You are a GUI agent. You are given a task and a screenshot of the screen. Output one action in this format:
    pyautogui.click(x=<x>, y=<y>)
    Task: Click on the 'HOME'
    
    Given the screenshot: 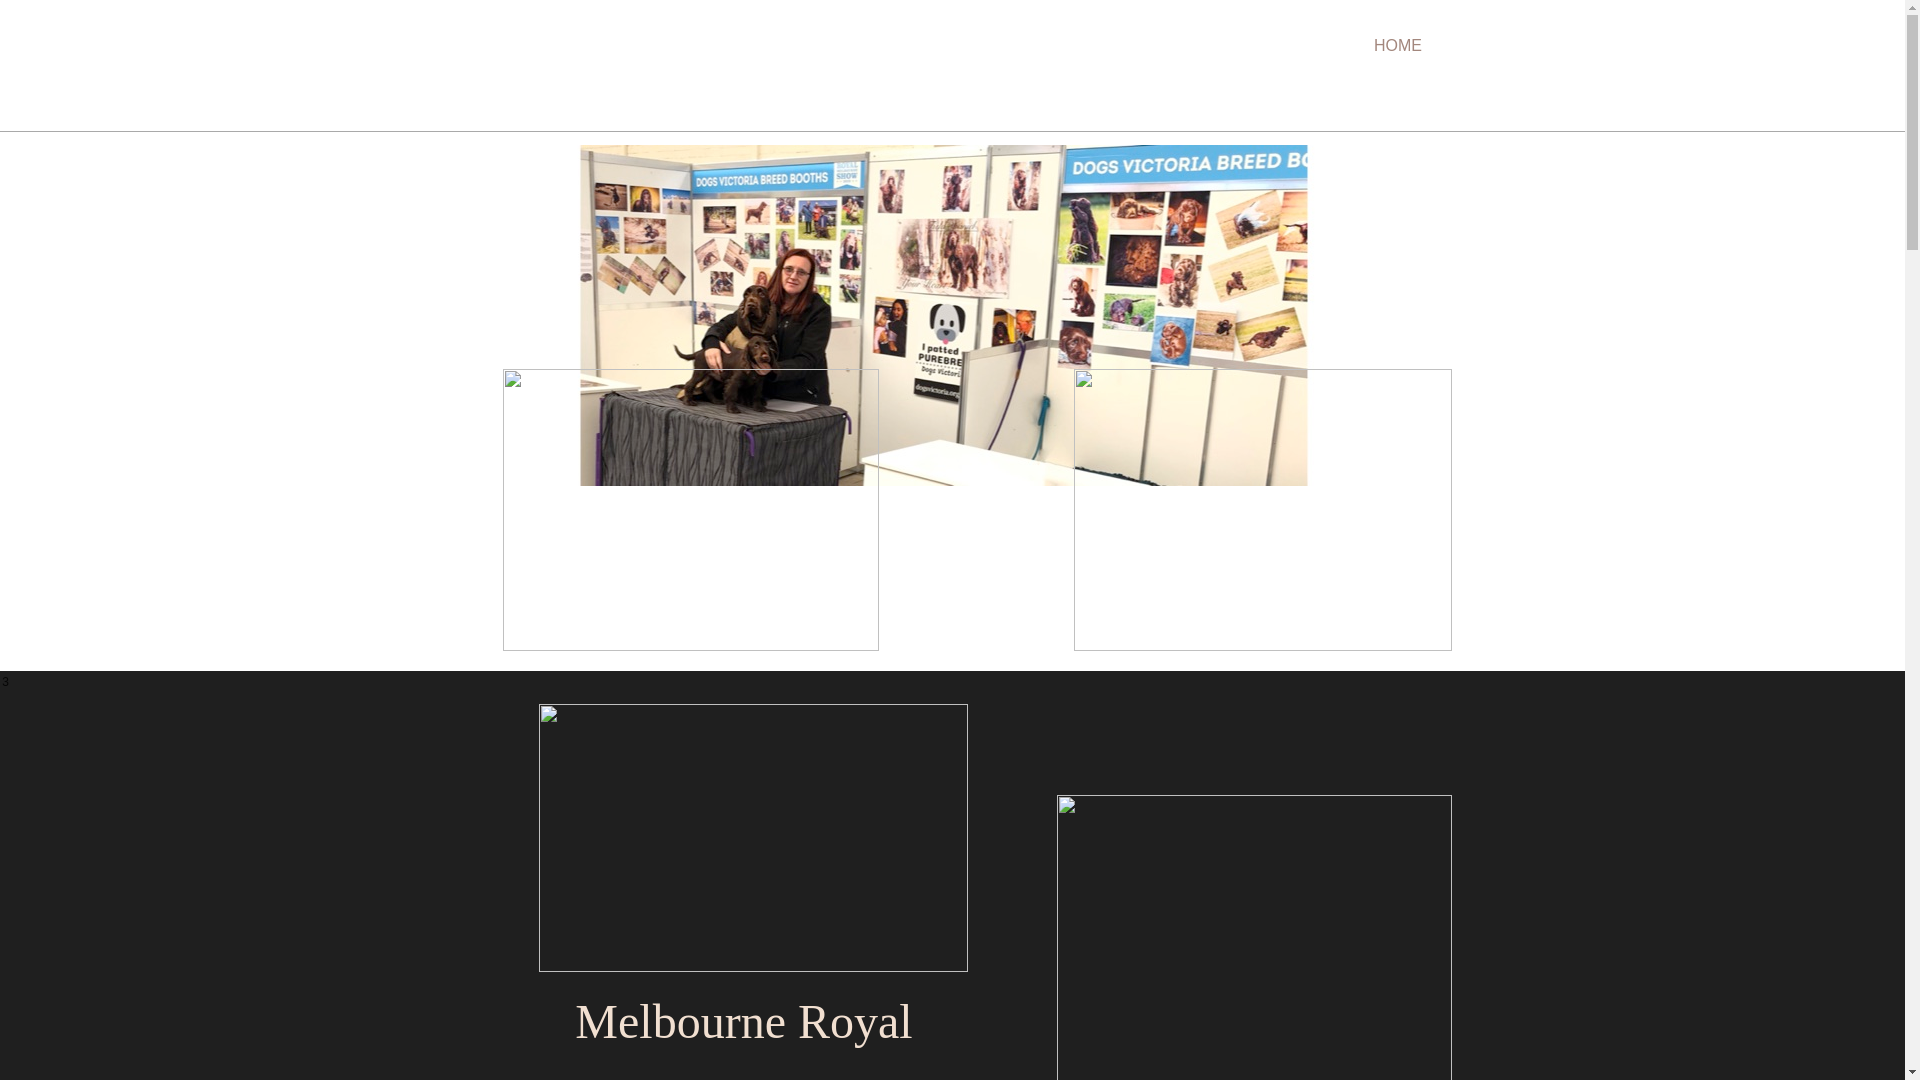 What is the action you would take?
    pyautogui.click(x=1372, y=45)
    